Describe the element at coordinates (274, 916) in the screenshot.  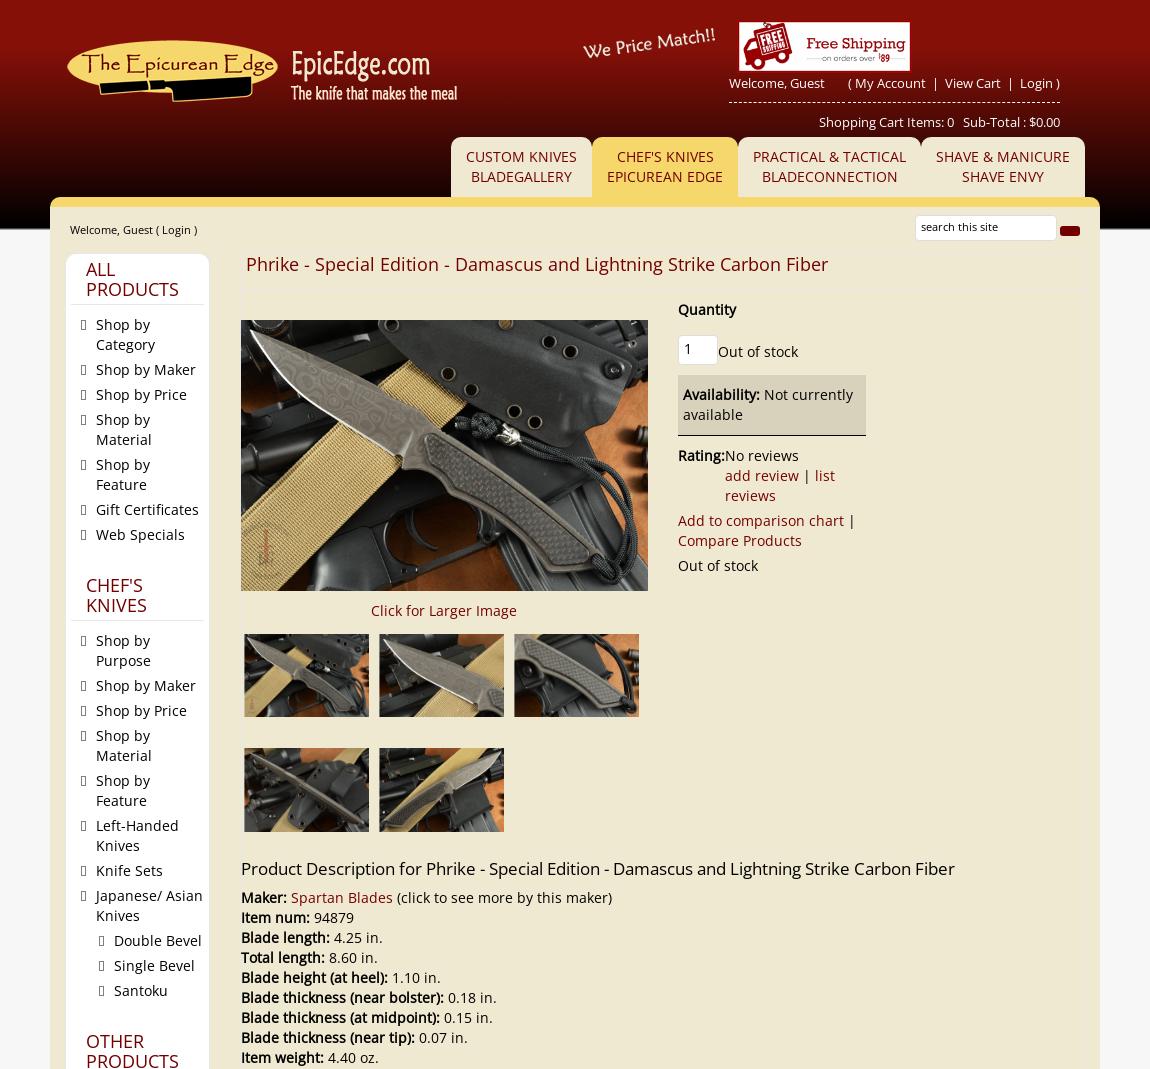
I see `'Item num:'` at that location.